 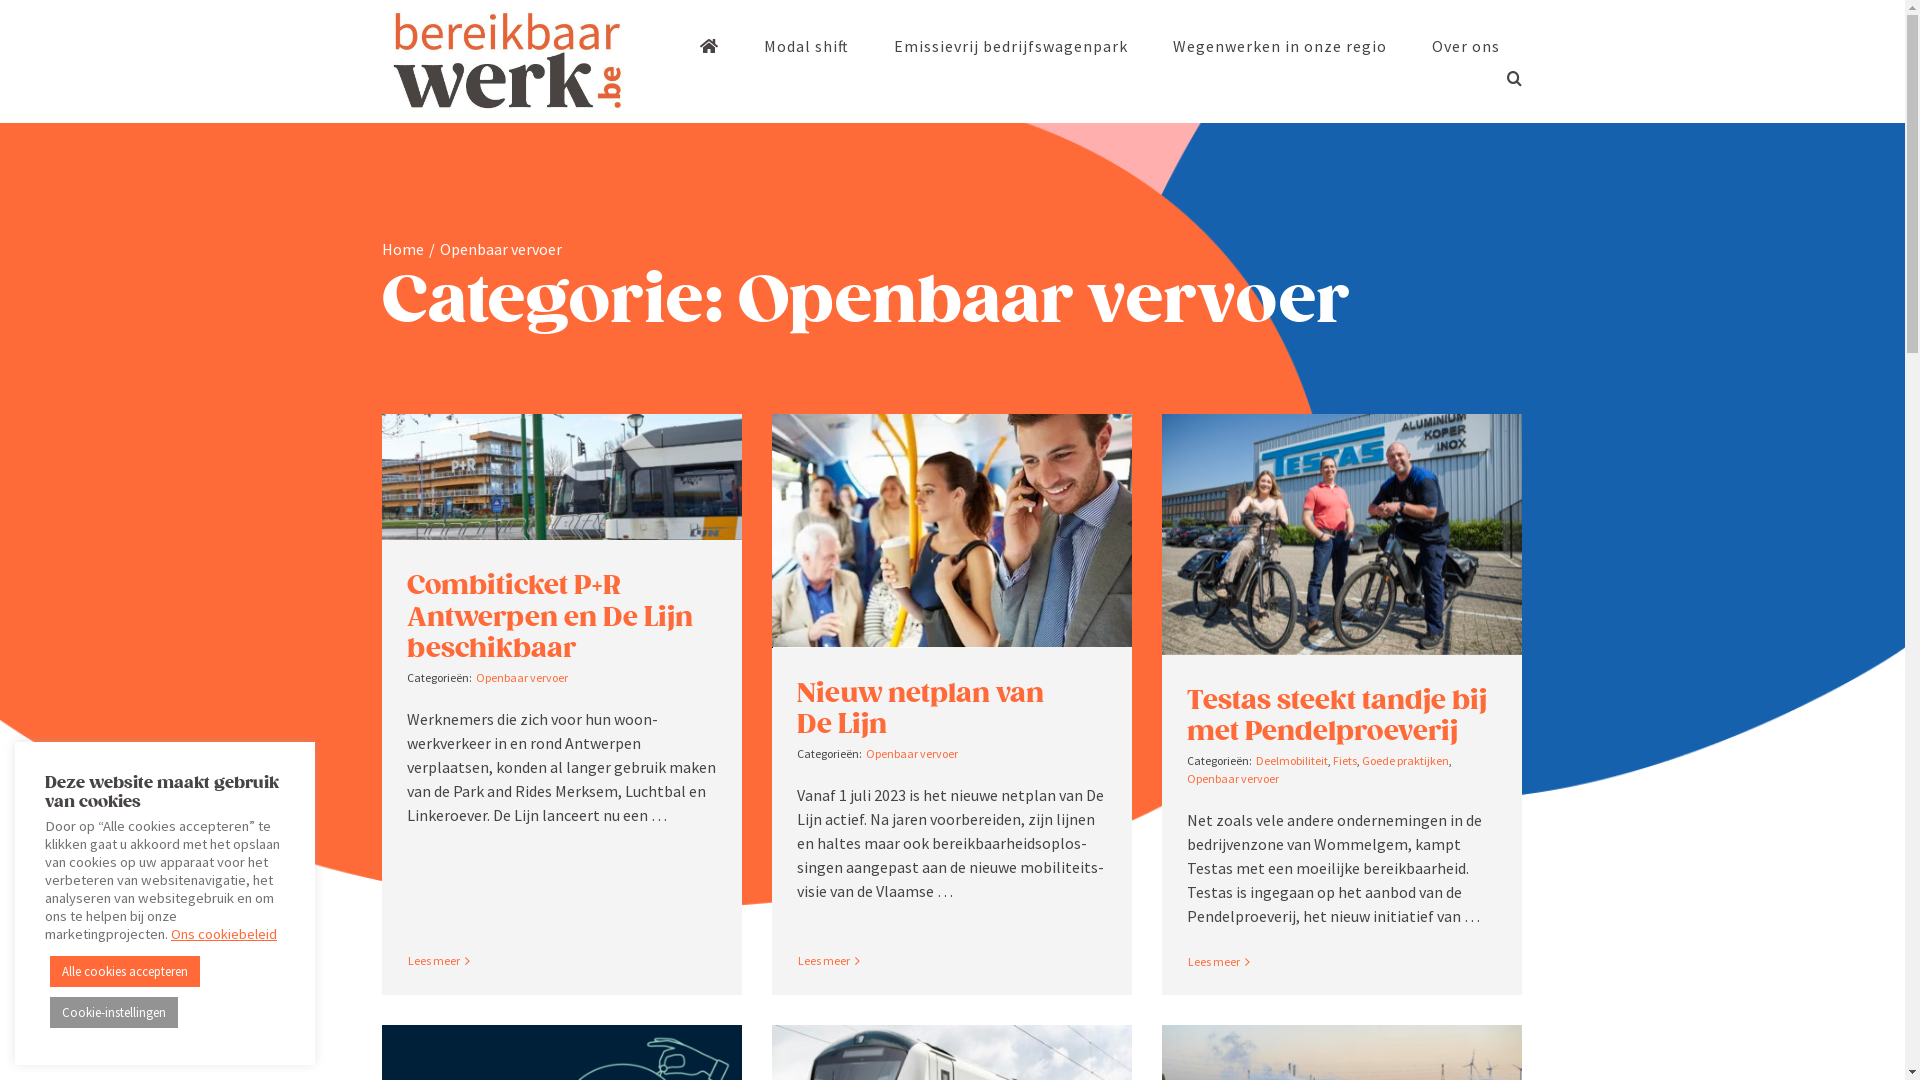 I want to click on 'Testas steekt tandje bij met Pendelproeverij', so click(x=1337, y=714).